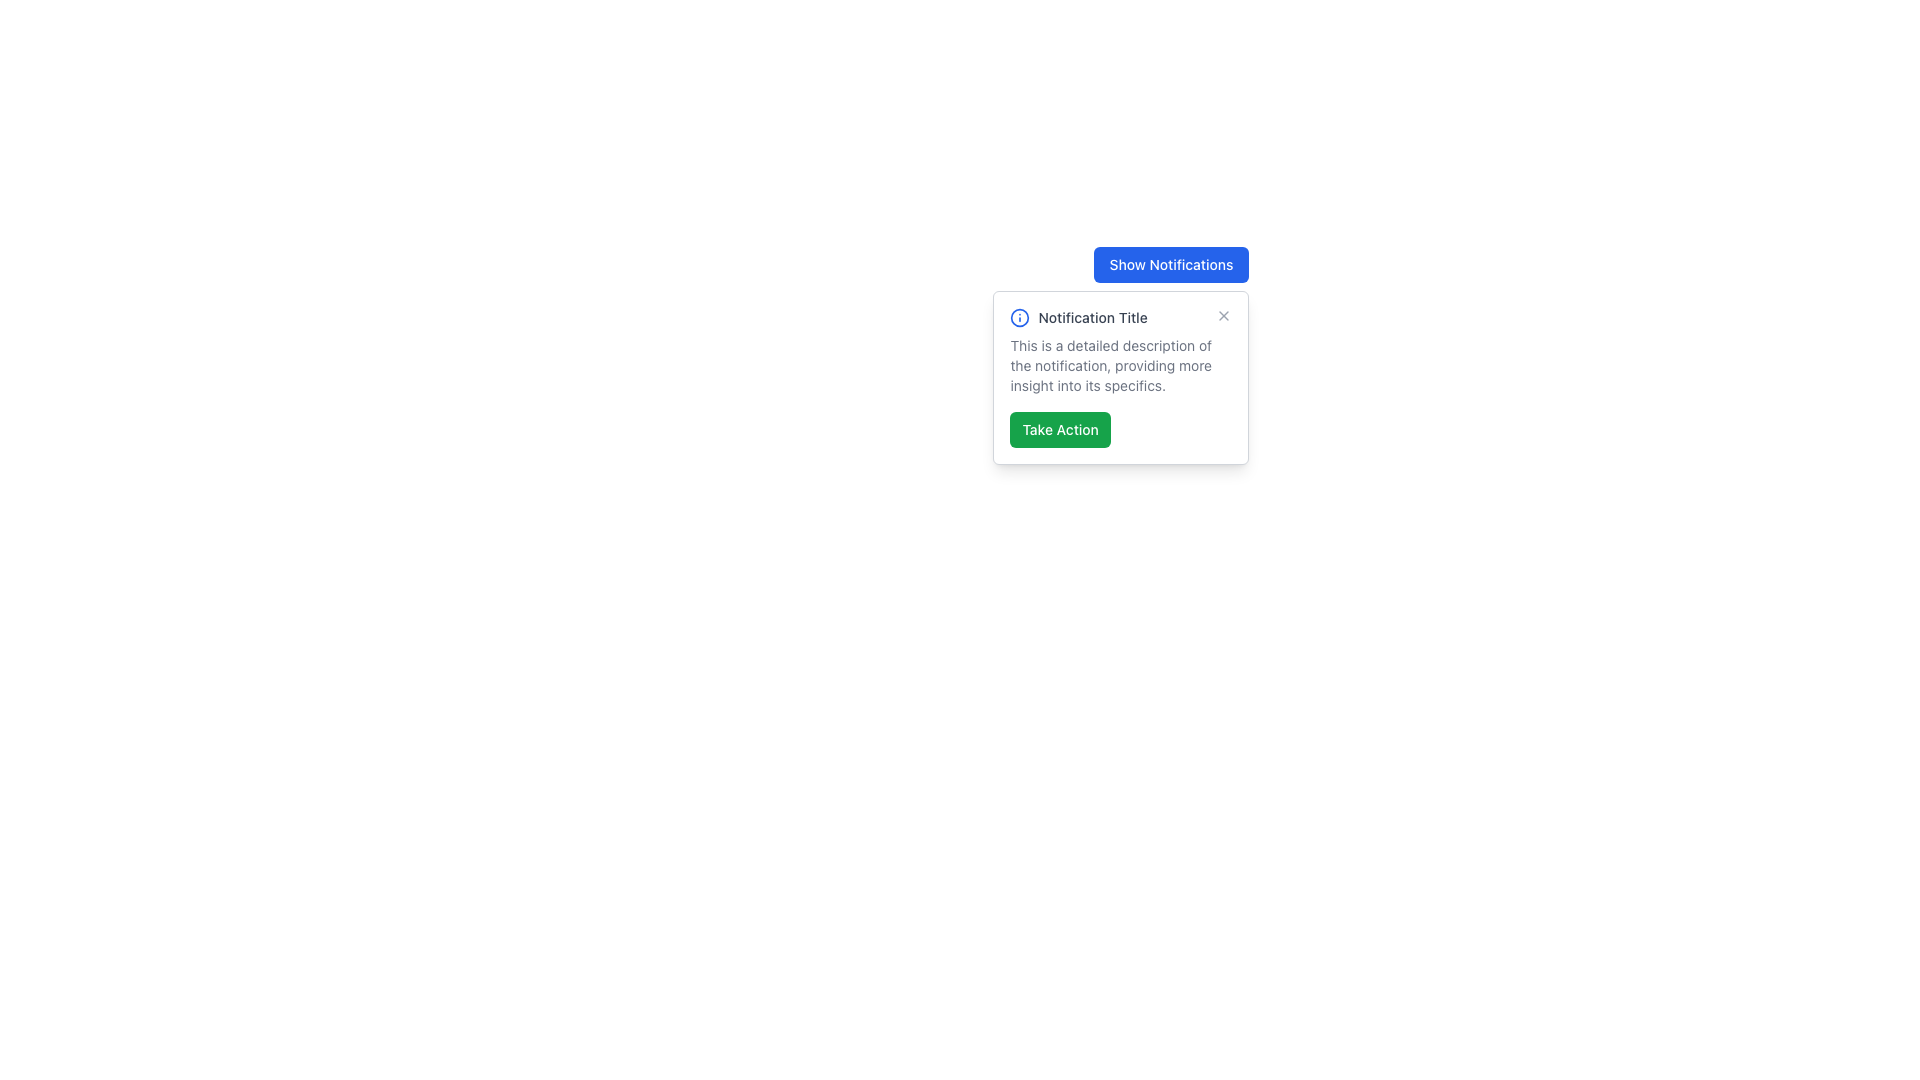 The width and height of the screenshot is (1920, 1080). I want to click on the title label of the notification, which is located in the top-left section of the notification panel, to the right of the informational icon and above the textual description, so click(1078, 316).